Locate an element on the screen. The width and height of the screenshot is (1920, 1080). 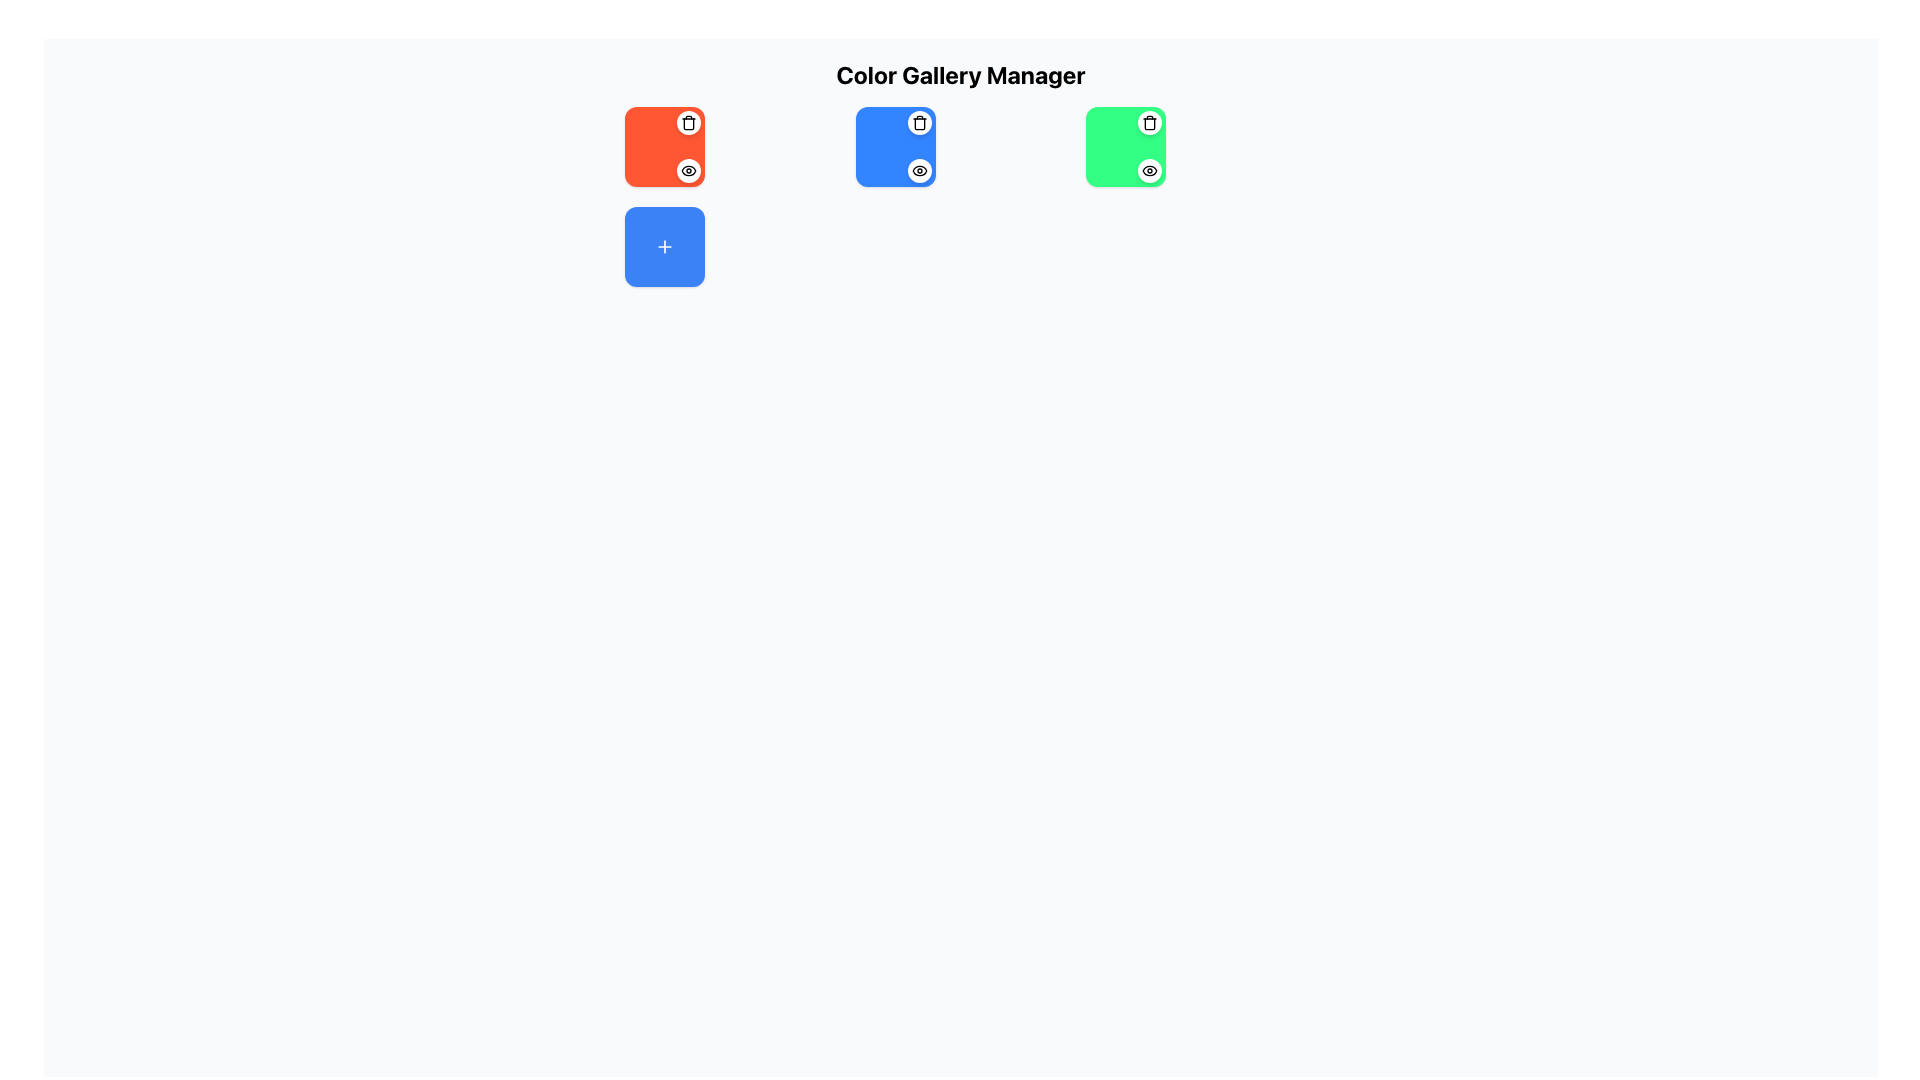
the 'view' button icon located at the bottom-right corner of the red square tile in the top-left area of the interface is located at coordinates (689, 169).